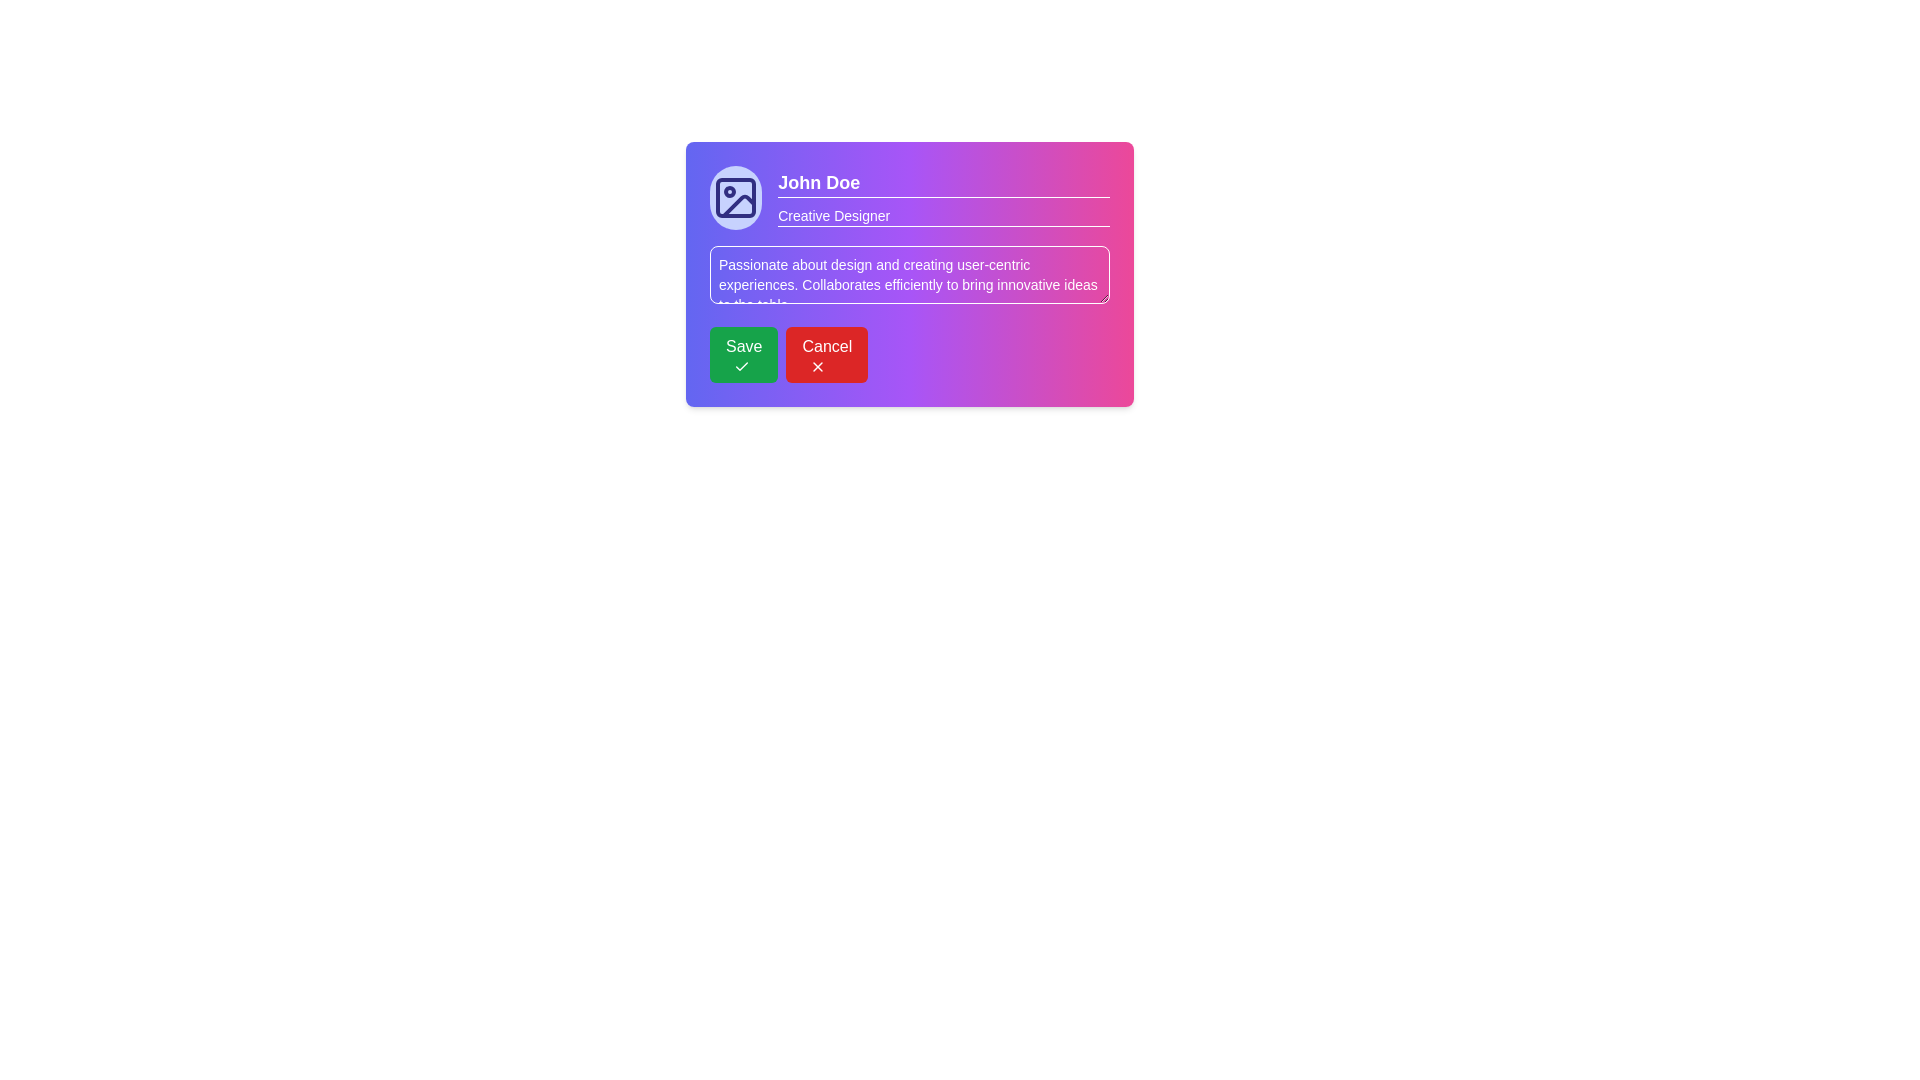 The width and height of the screenshot is (1920, 1080). What do you see at coordinates (909, 274) in the screenshot?
I see `inside the multi-line text input area that has a transparent background and rounded corners` at bounding box center [909, 274].